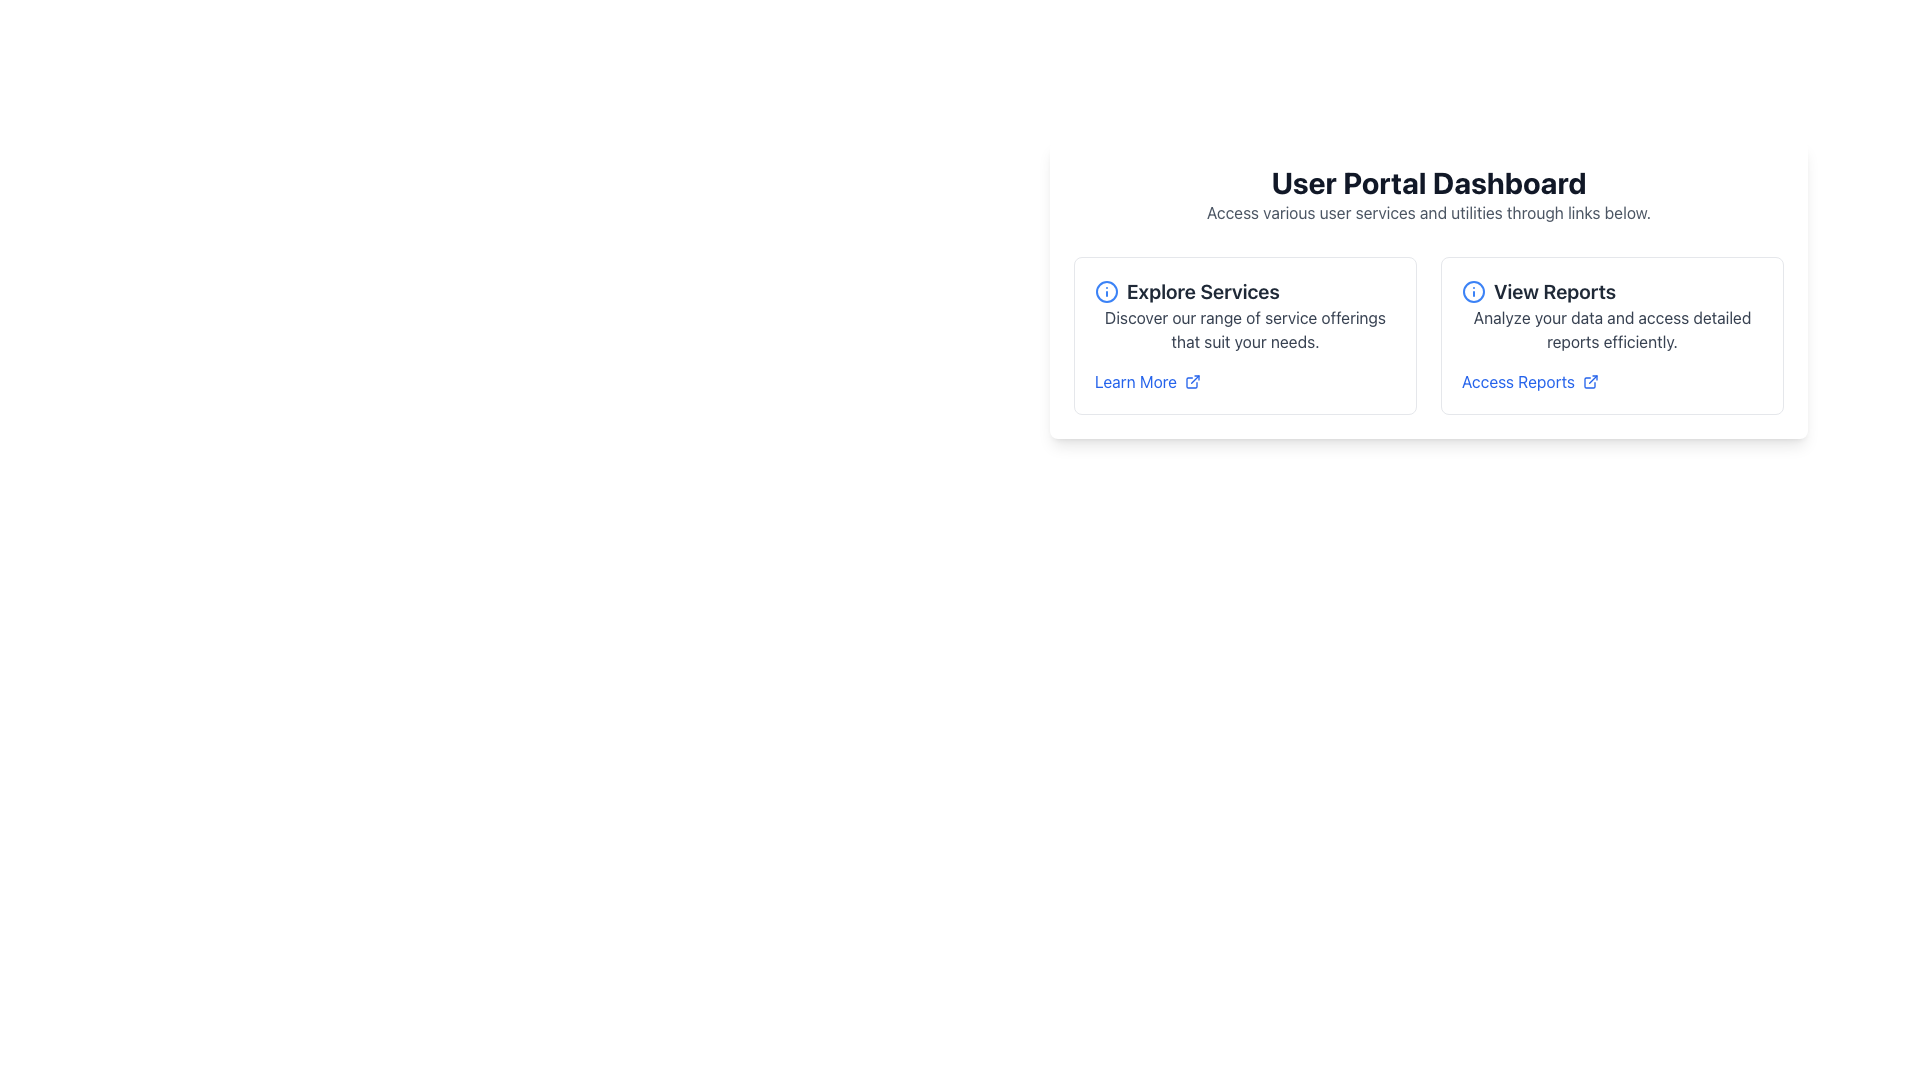 The height and width of the screenshot is (1080, 1920). Describe the element at coordinates (1428, 212) in the screenshot. I see `the static text label that reads 'Access various user services and utilities through links below,' which is located directly below the bold heading 'User Portal Dashboard.'` at that location.